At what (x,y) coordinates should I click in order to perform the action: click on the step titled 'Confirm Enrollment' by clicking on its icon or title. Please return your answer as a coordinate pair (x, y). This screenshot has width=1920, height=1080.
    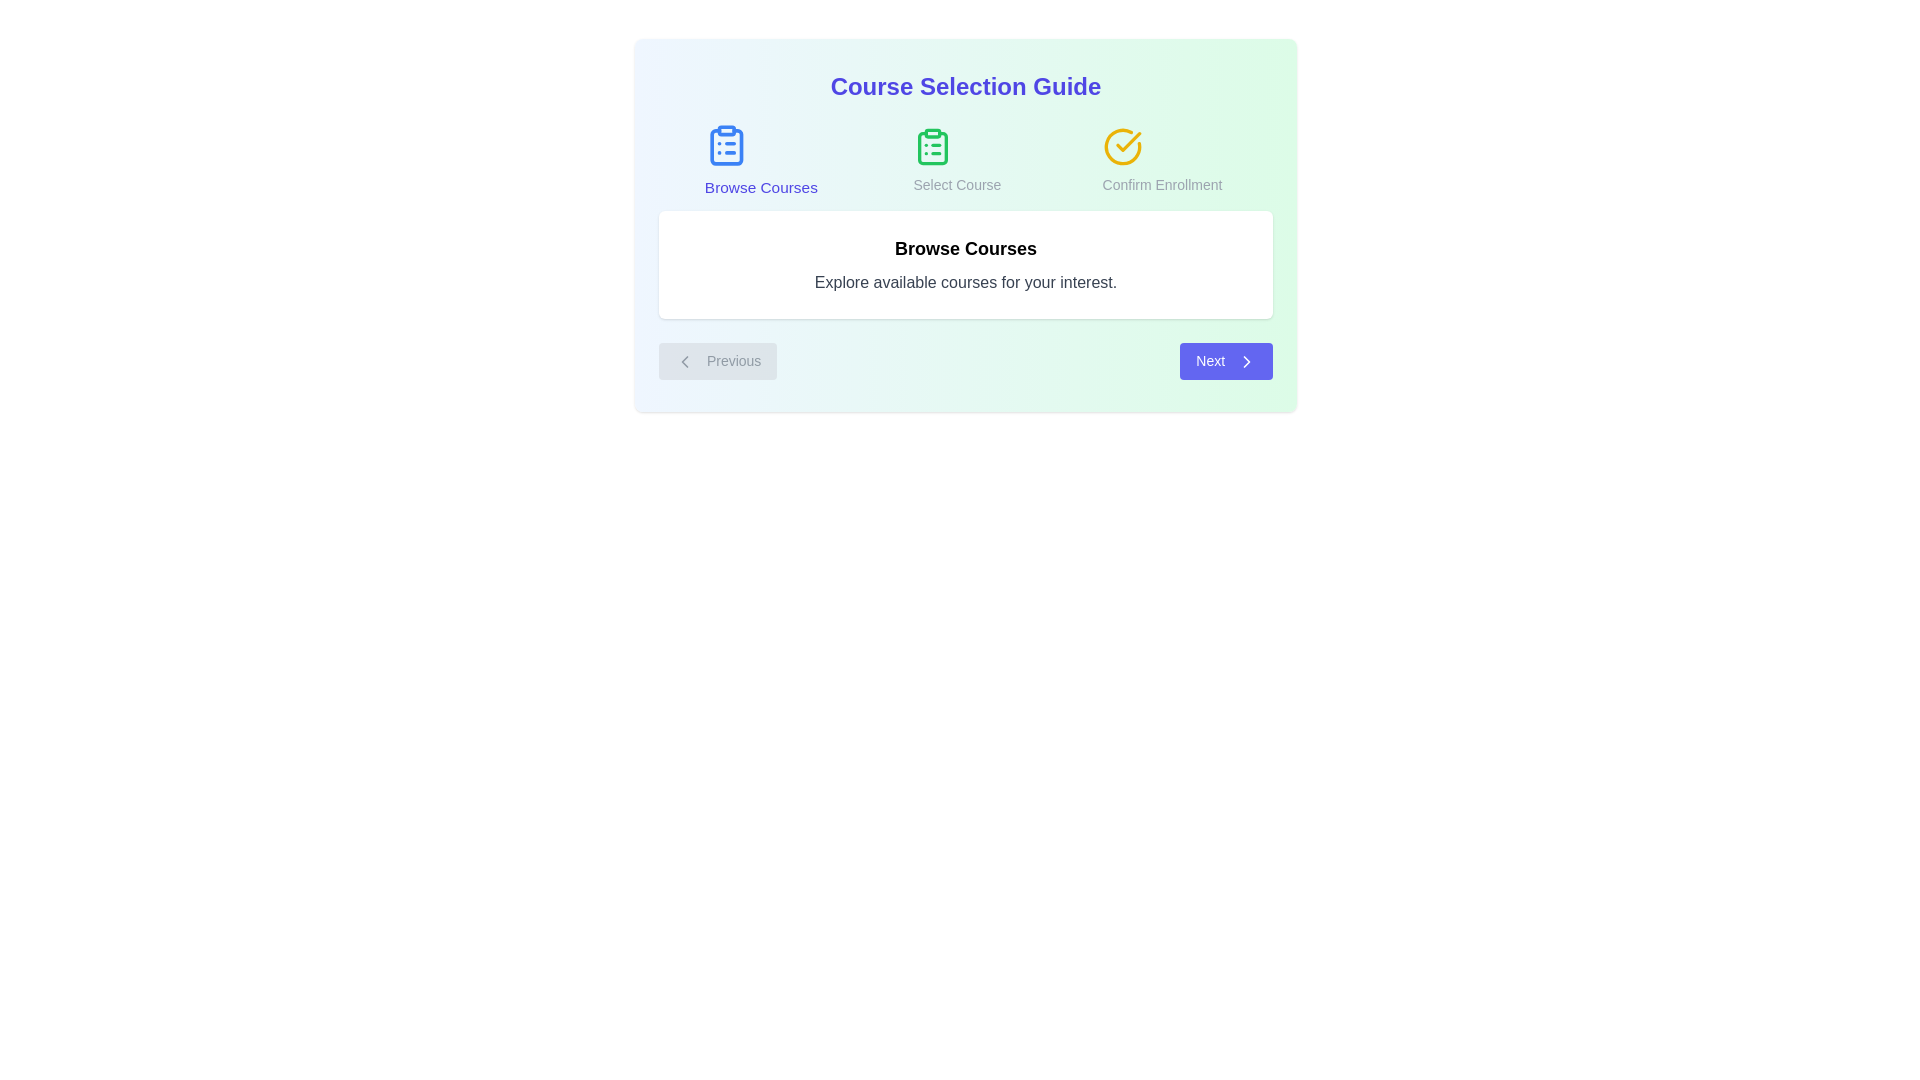
    Looking at the image, I should click on (1162, 160).